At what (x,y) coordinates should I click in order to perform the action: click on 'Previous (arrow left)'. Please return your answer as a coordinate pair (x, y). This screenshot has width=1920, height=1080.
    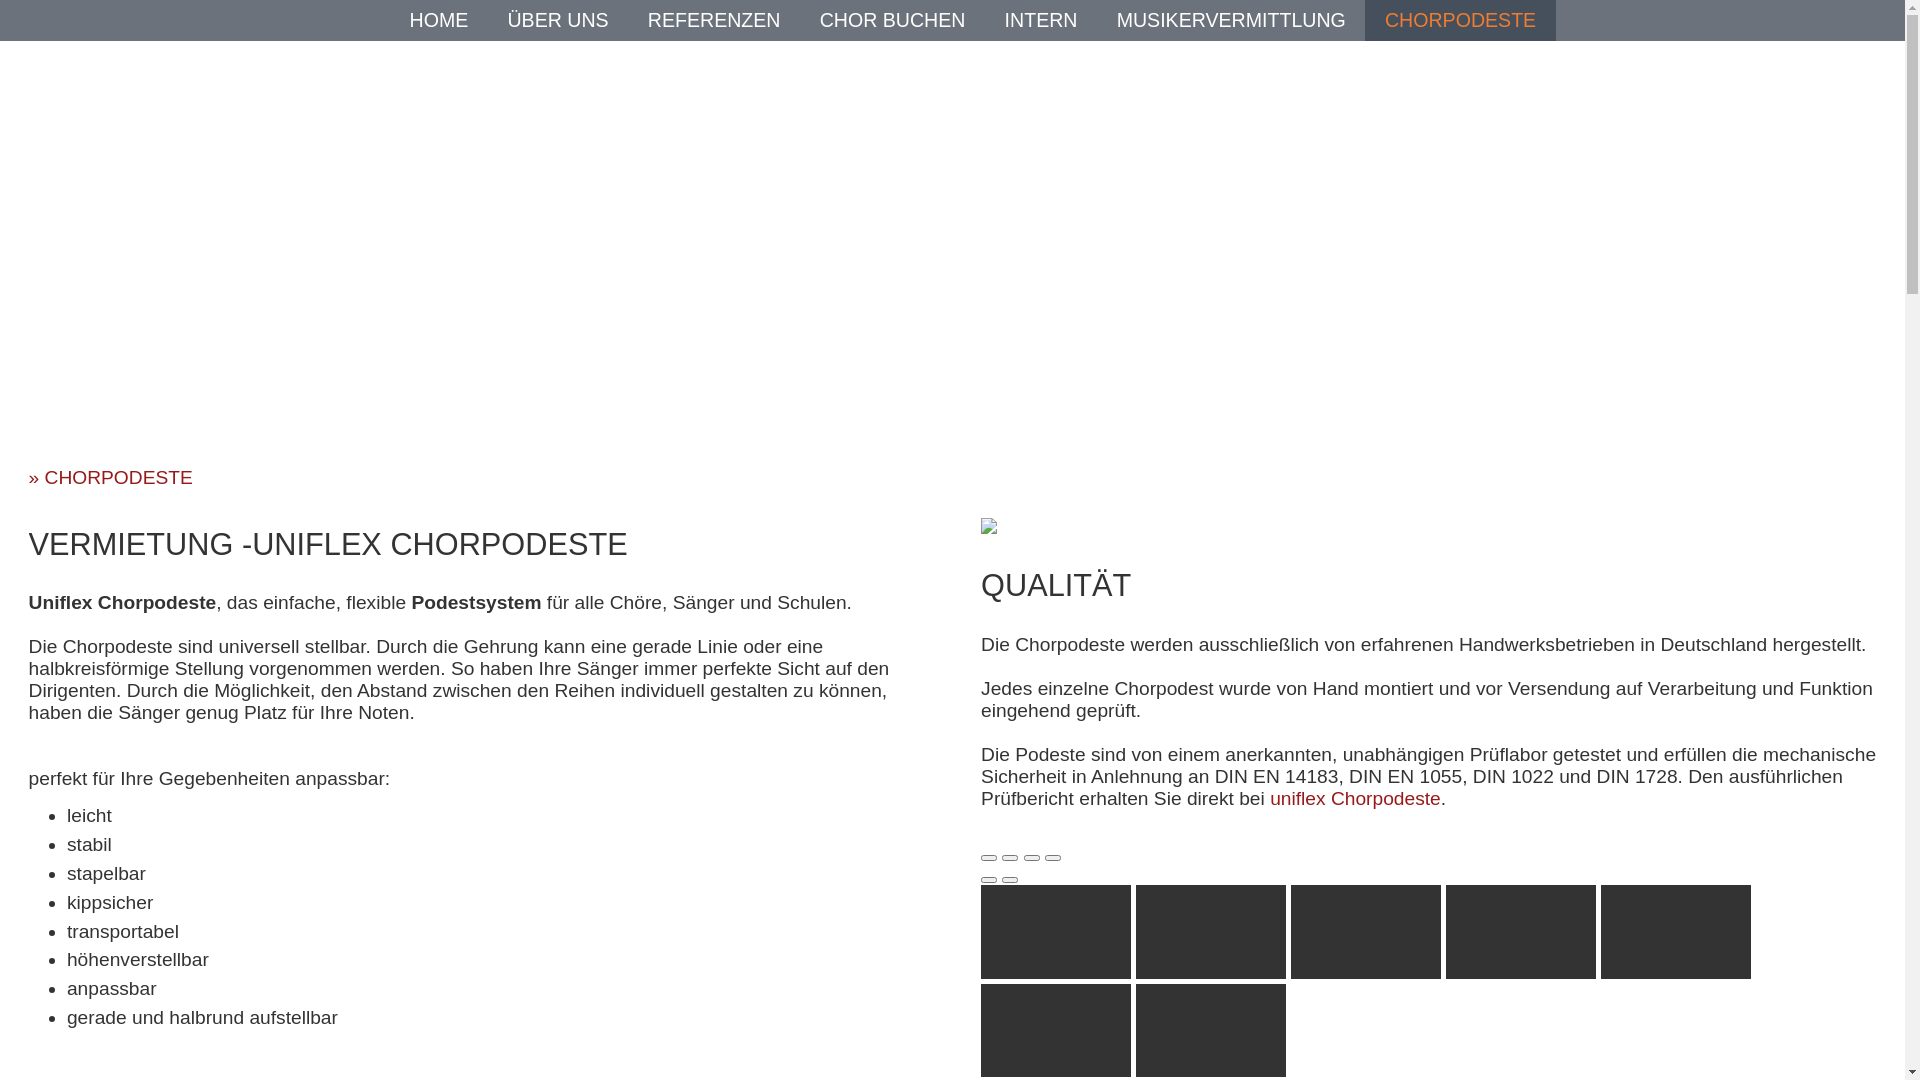
    Looking at the image, I should click on (988, 878).